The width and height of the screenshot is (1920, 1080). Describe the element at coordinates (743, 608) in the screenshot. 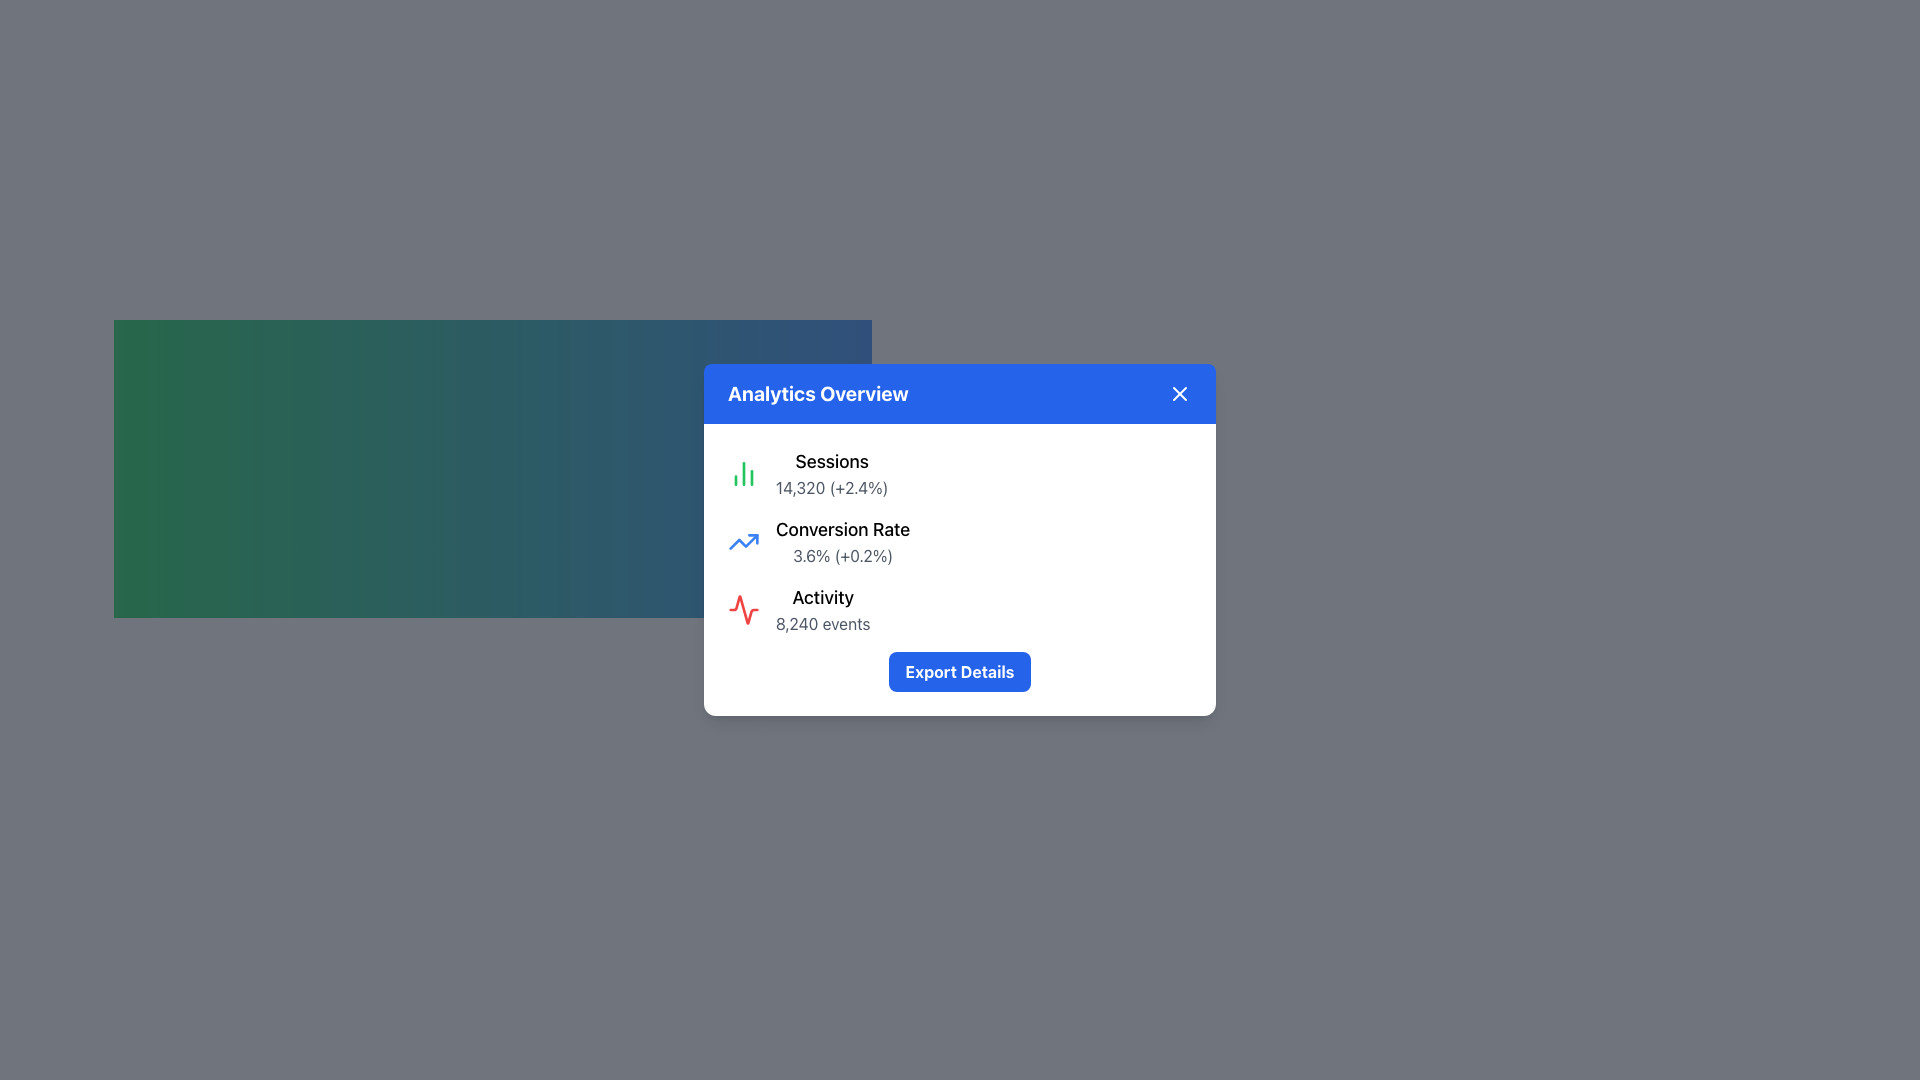

I see `the 'Activity' icon located in the 'Analytics Overview' panel to interact with it` at that location.